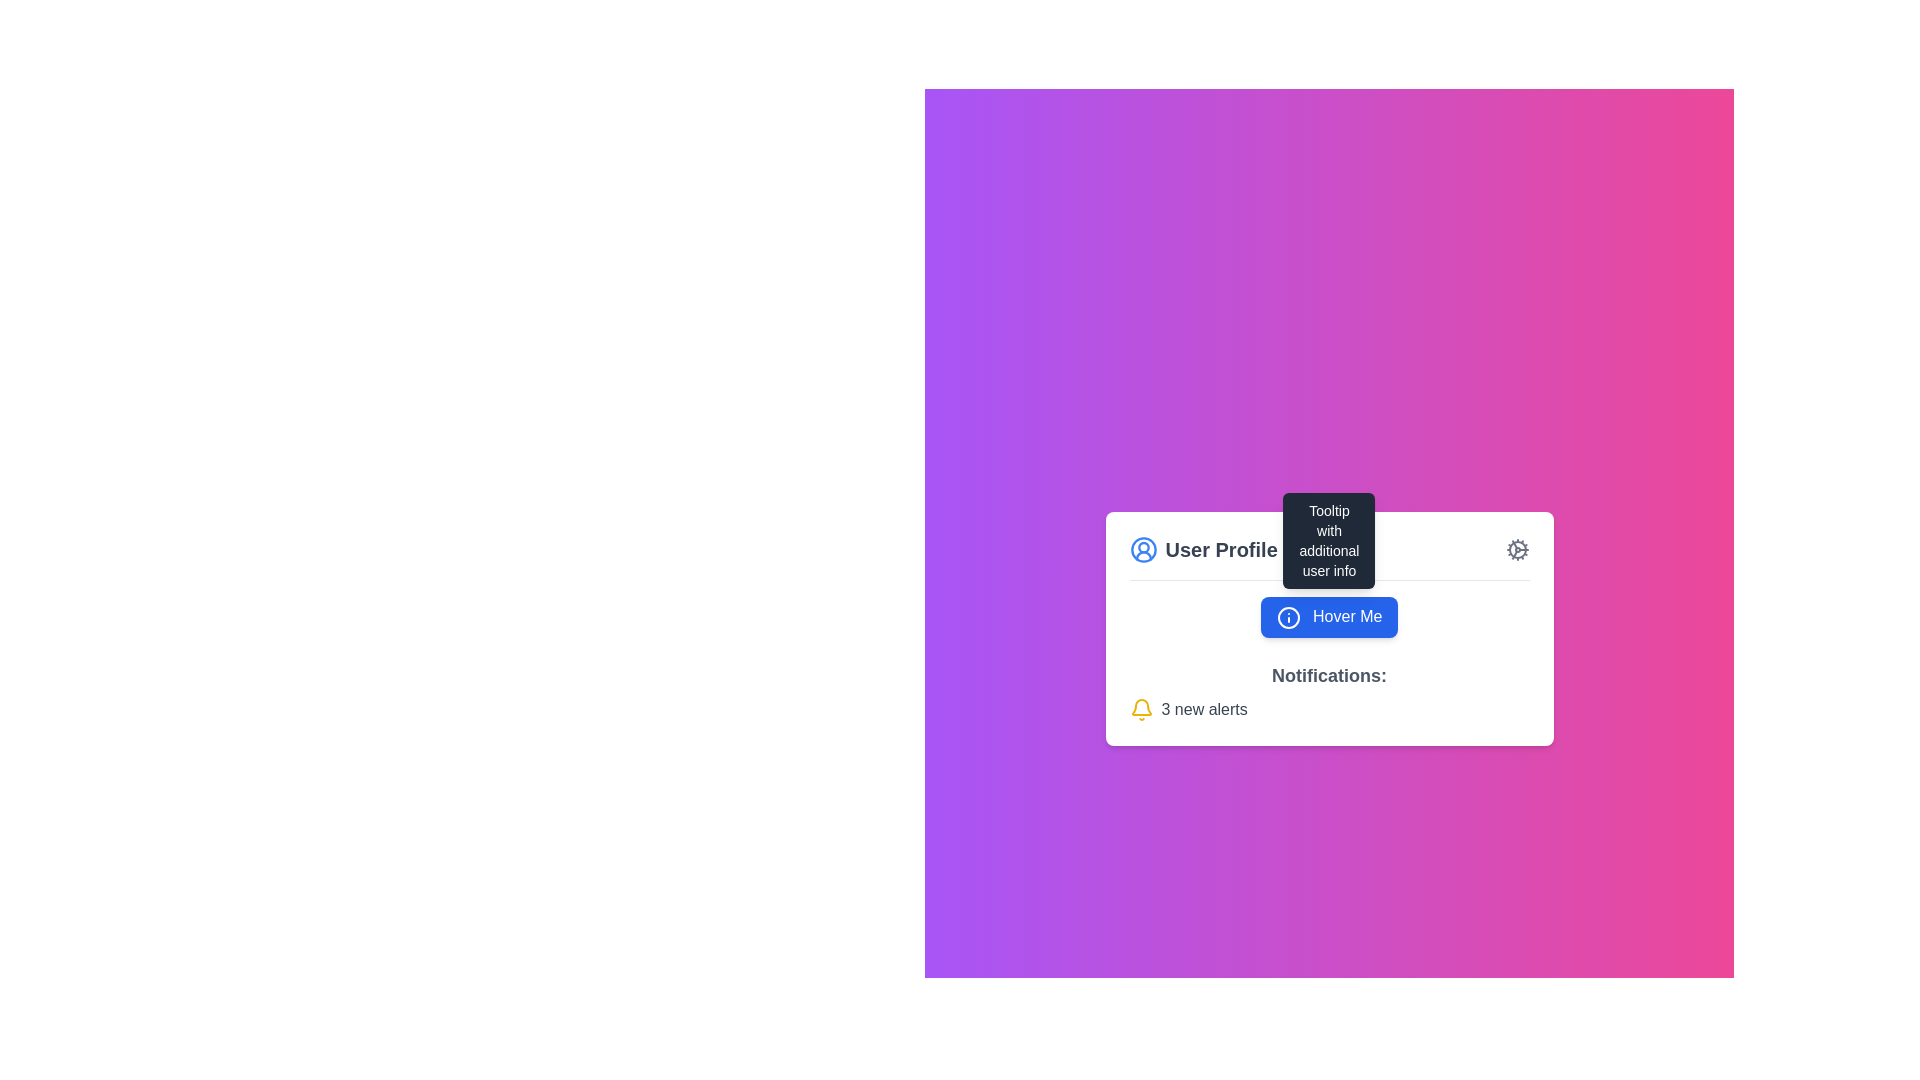 The image size is (1920, 1080). What do you see at coordinates (1329, 616) in the screenshot?
I see `the button located below the 'User Profile' heading and above the 'Notifications' section, which displays a tooltip with additional user information` at bounding box center [1329, 616].